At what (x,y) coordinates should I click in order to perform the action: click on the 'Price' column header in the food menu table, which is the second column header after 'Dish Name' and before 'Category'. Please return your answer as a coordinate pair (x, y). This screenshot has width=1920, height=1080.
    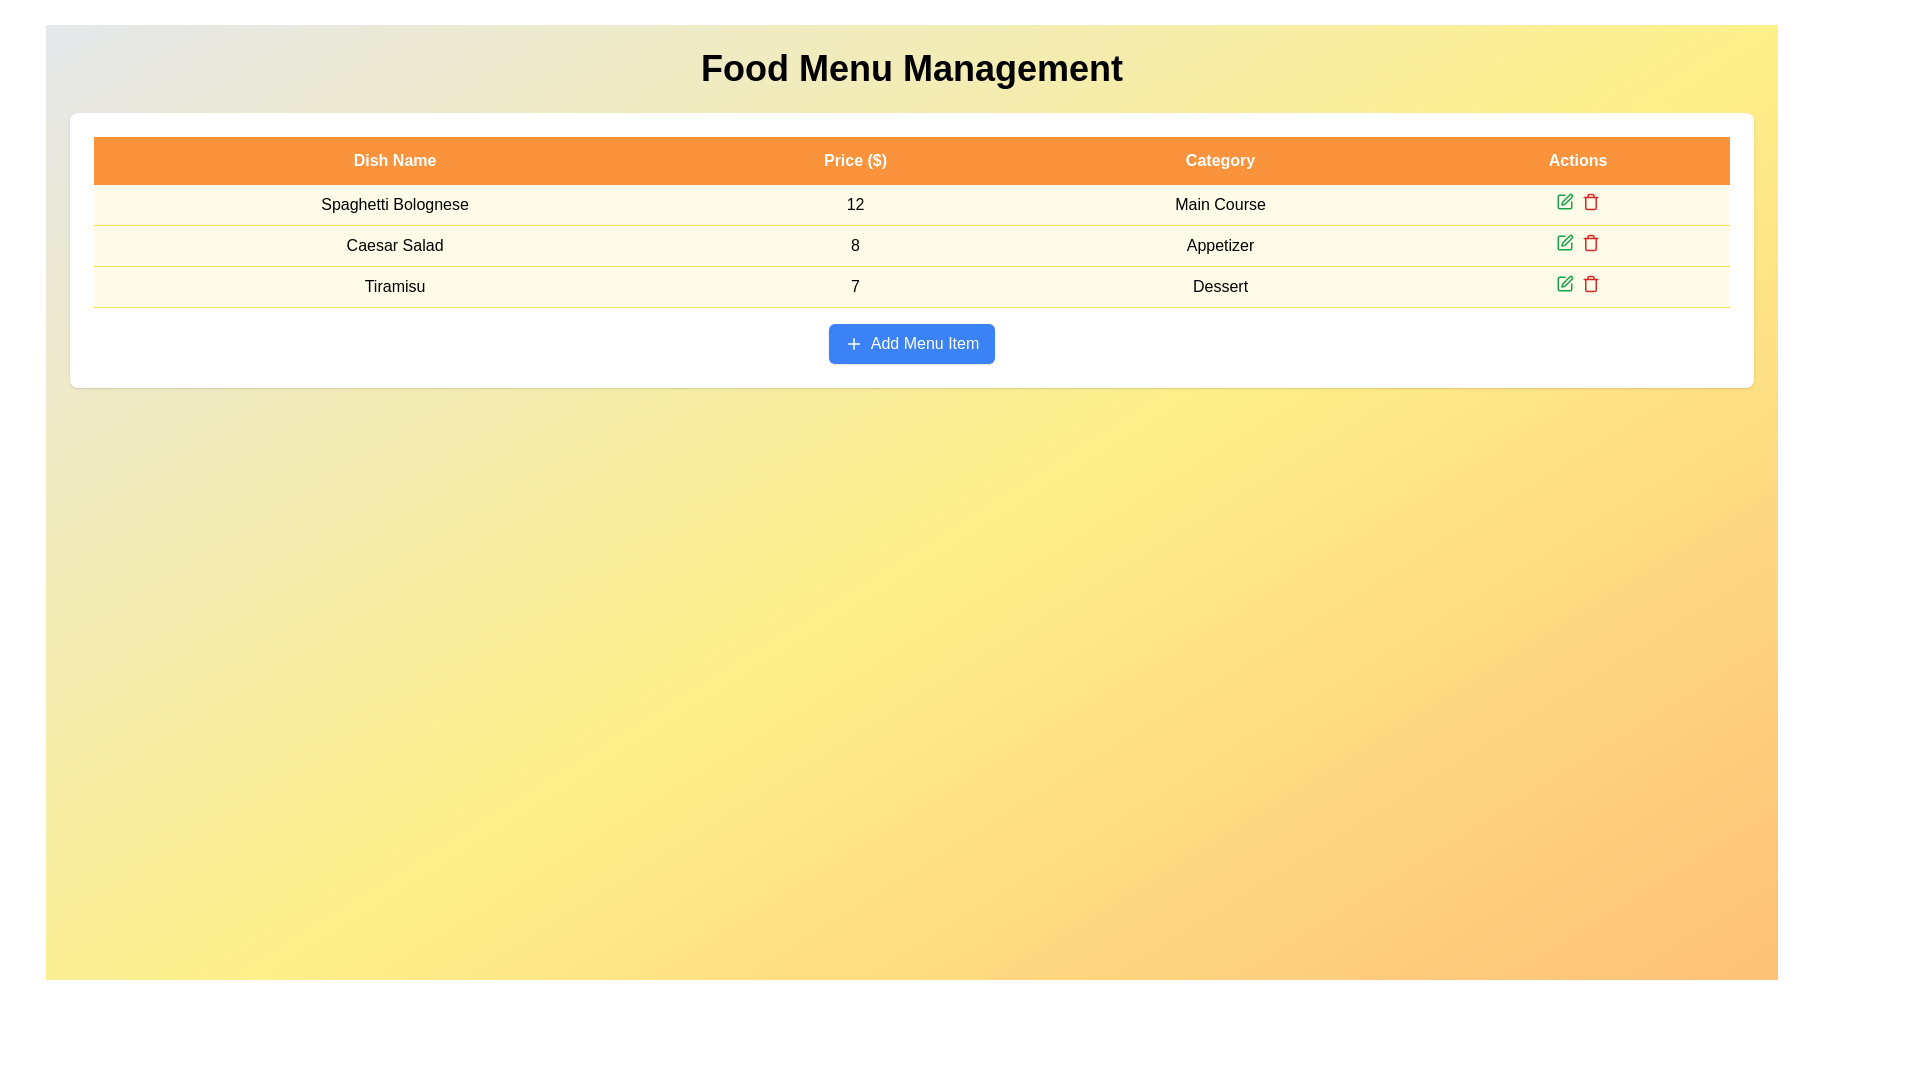
    Looking at the image, I should click on (855, 160).